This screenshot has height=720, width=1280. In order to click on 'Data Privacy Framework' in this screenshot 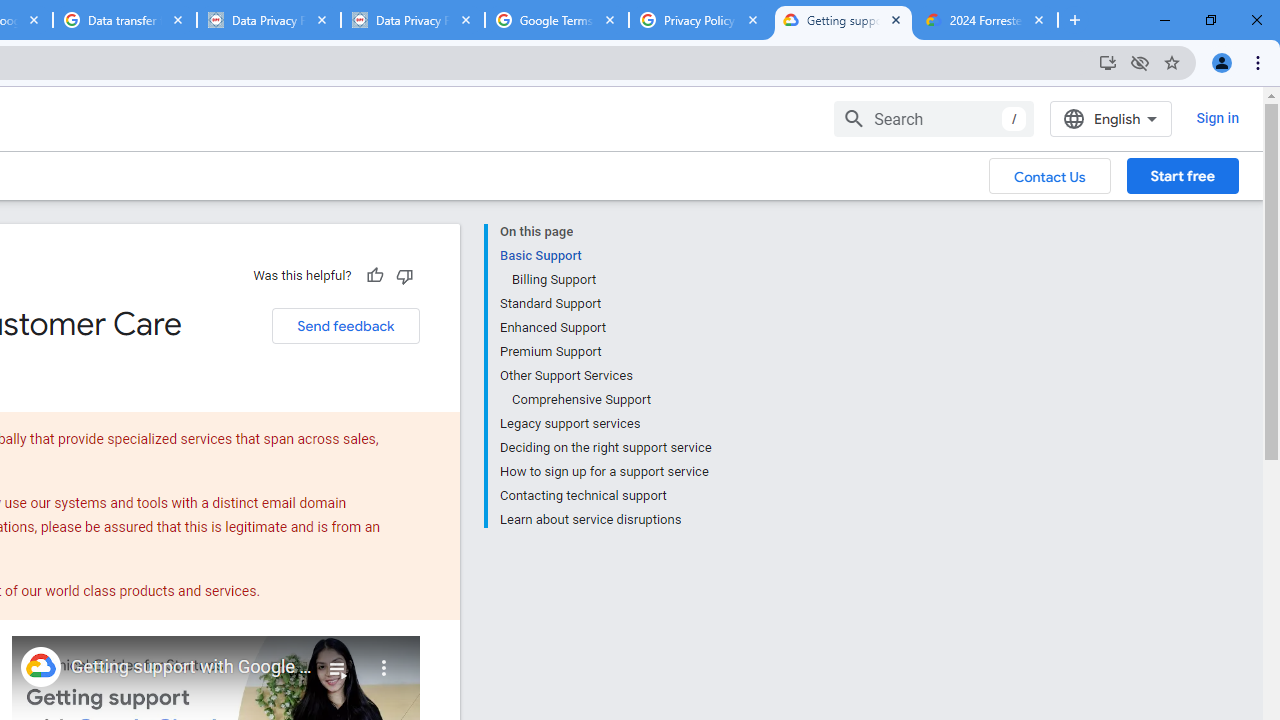, I will do `click(411, 20)`.